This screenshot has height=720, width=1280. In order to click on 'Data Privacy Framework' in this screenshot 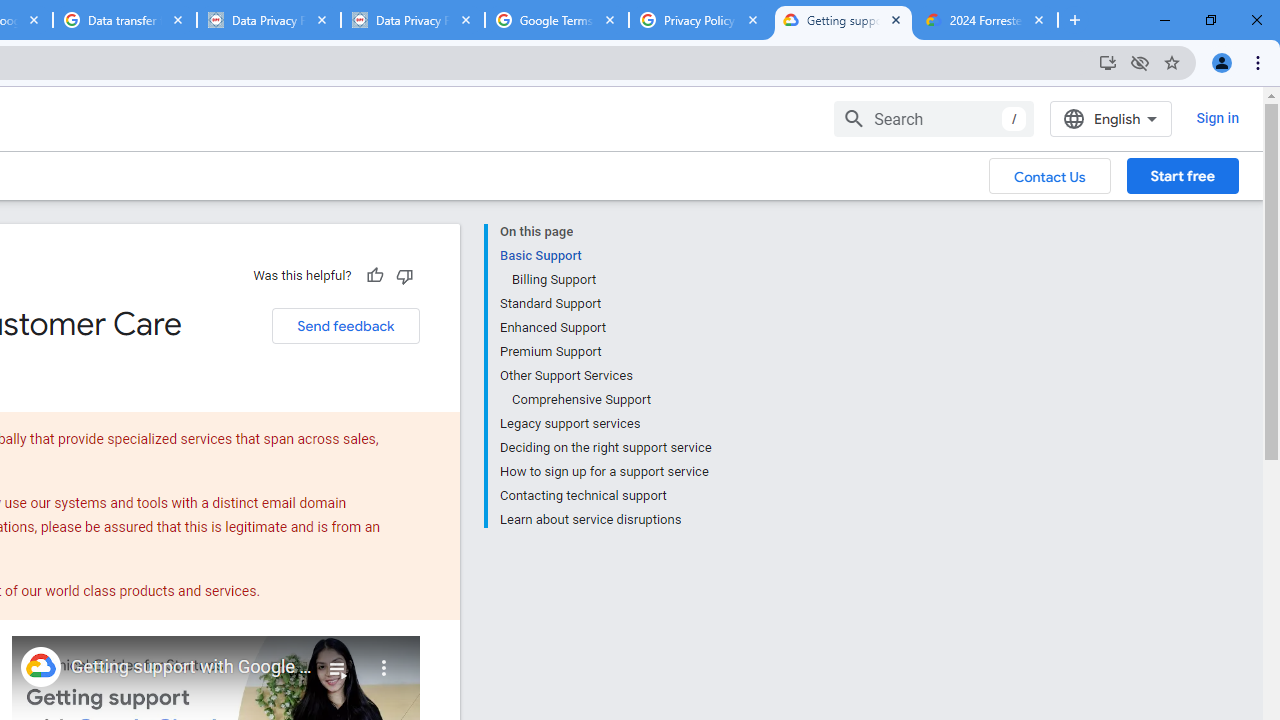, I will do `click(411, 20)`.